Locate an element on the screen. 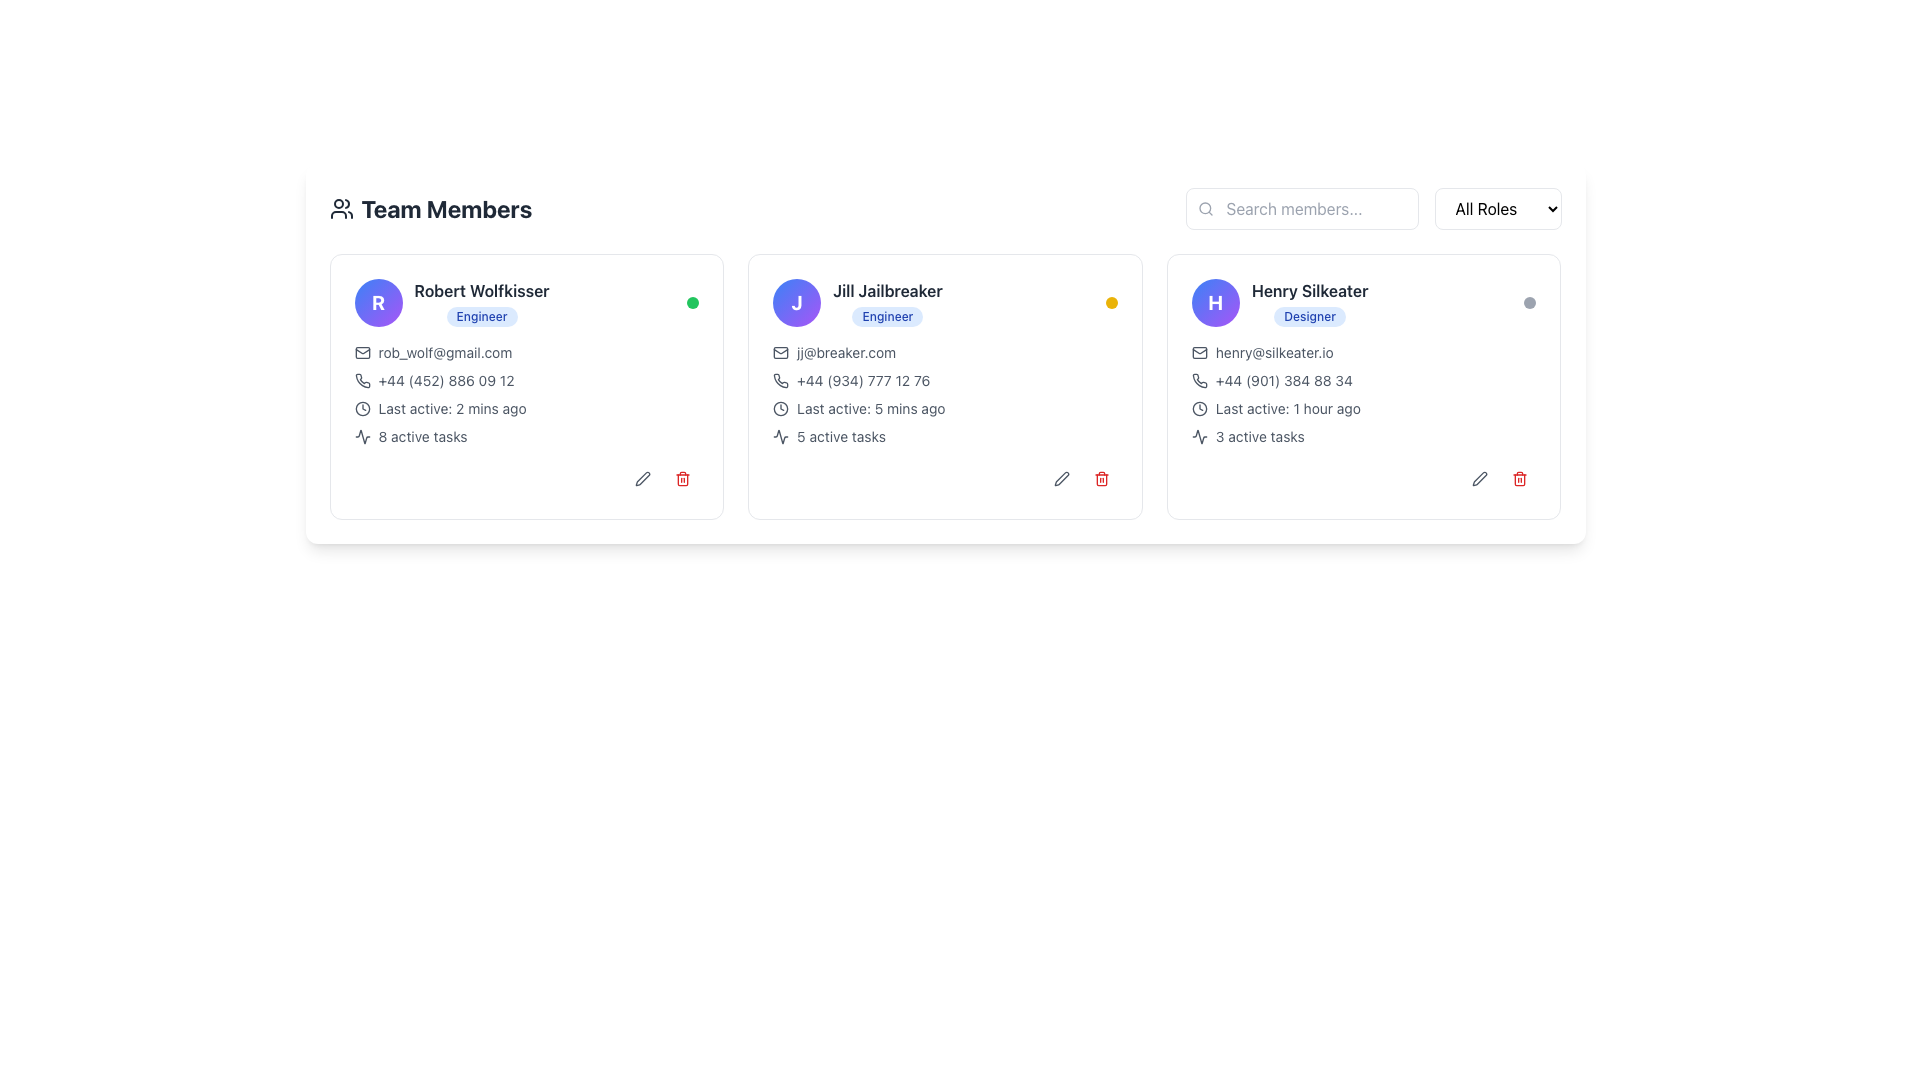 This screenshot has width=1920, height=1080. the design of the phone icon located to the left of the contact phone number '+44 (452) 886 09 12' in the personal contact section for 'Robert Wolfkisser' is located at coordinates (362, 381).